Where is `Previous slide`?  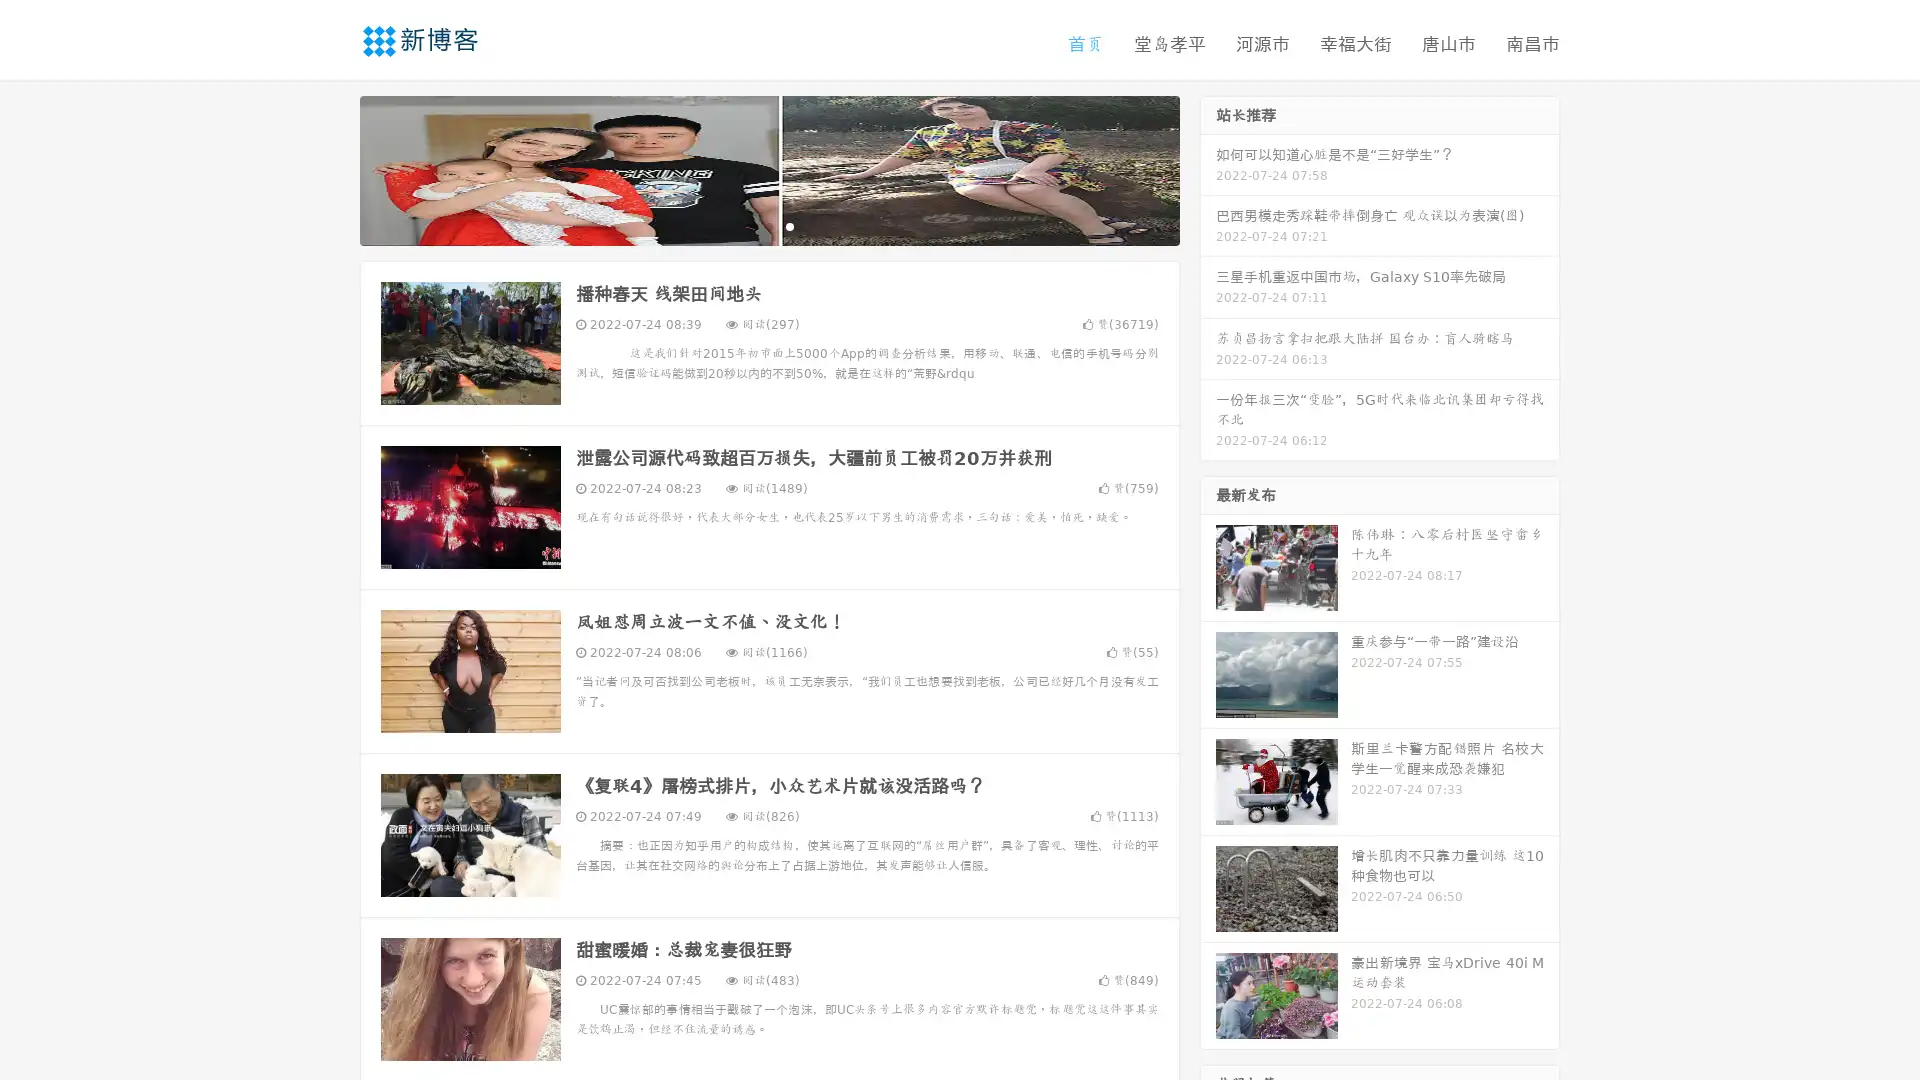
Previous slide is located at coordinates (330, 168).